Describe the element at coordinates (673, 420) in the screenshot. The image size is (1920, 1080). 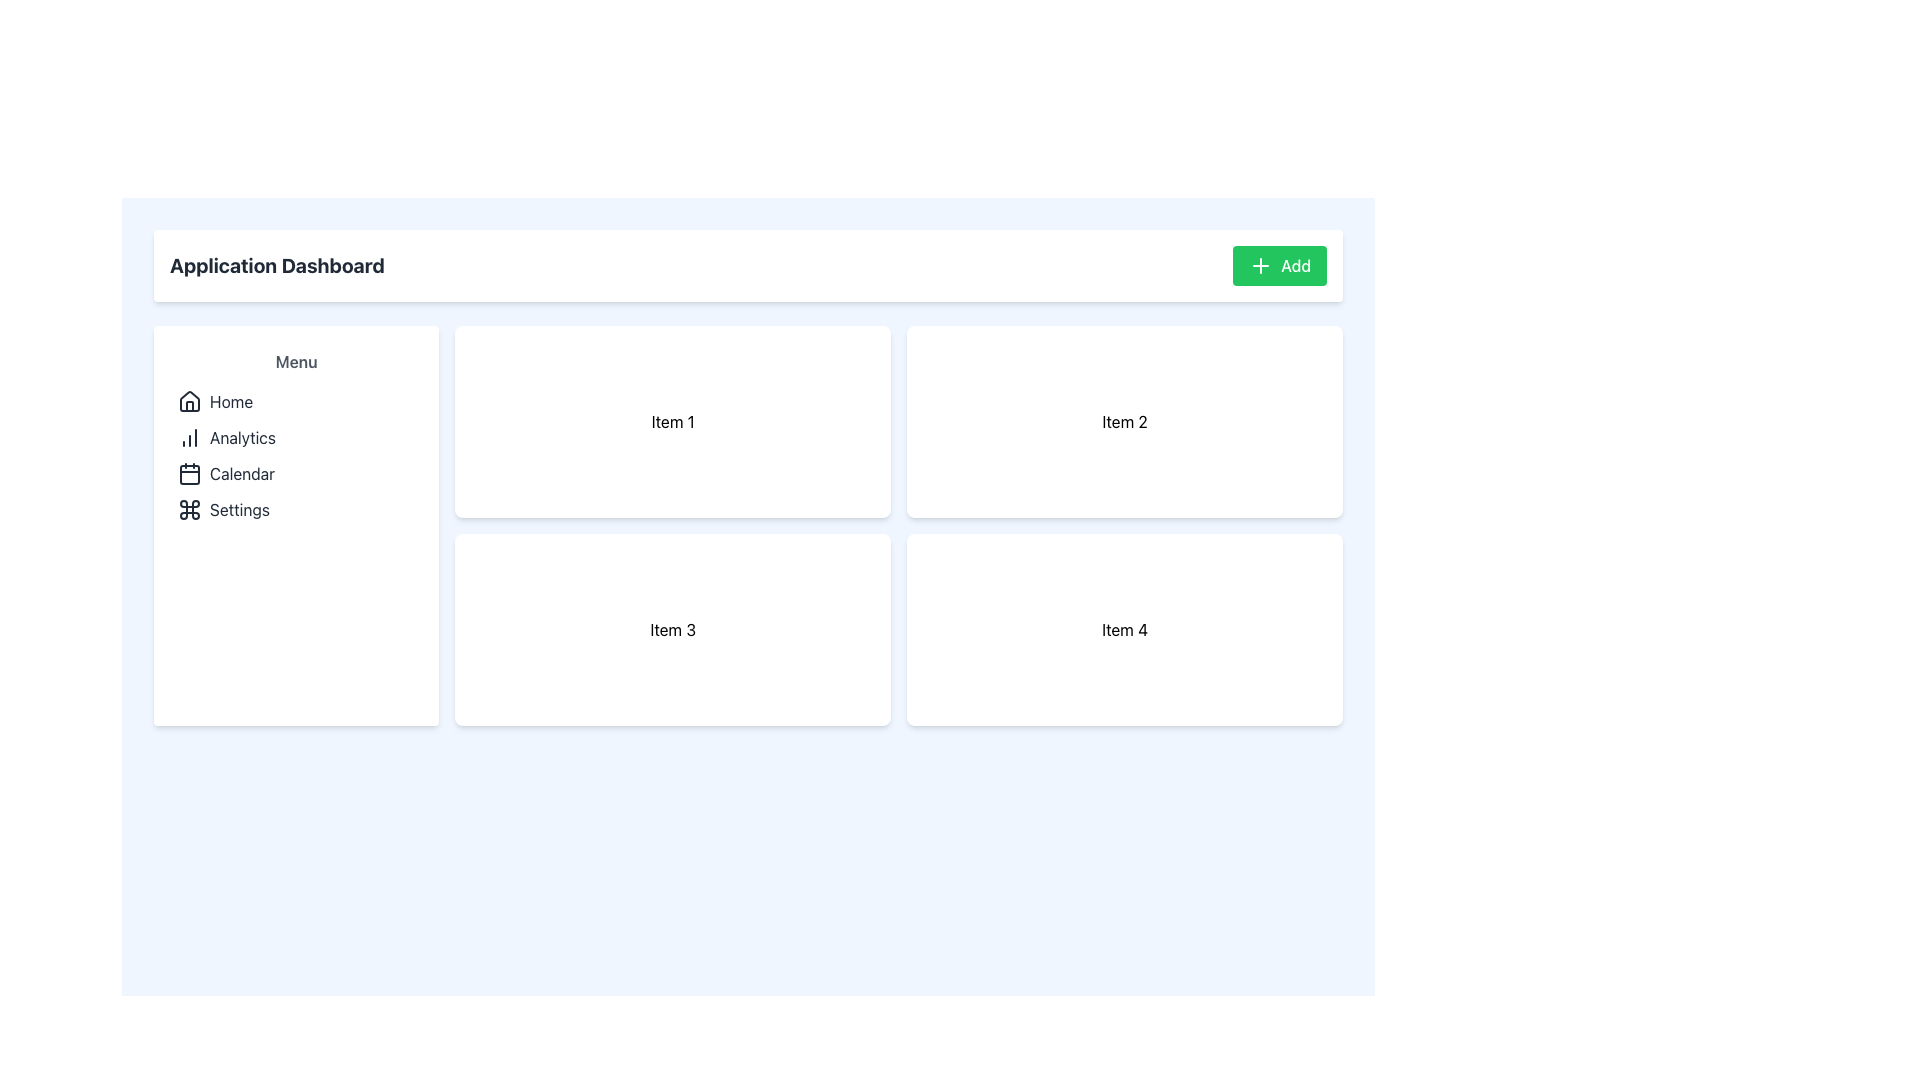
I see `the top-left card in the grid layout, which contains the text 'Item 1'` at that location.